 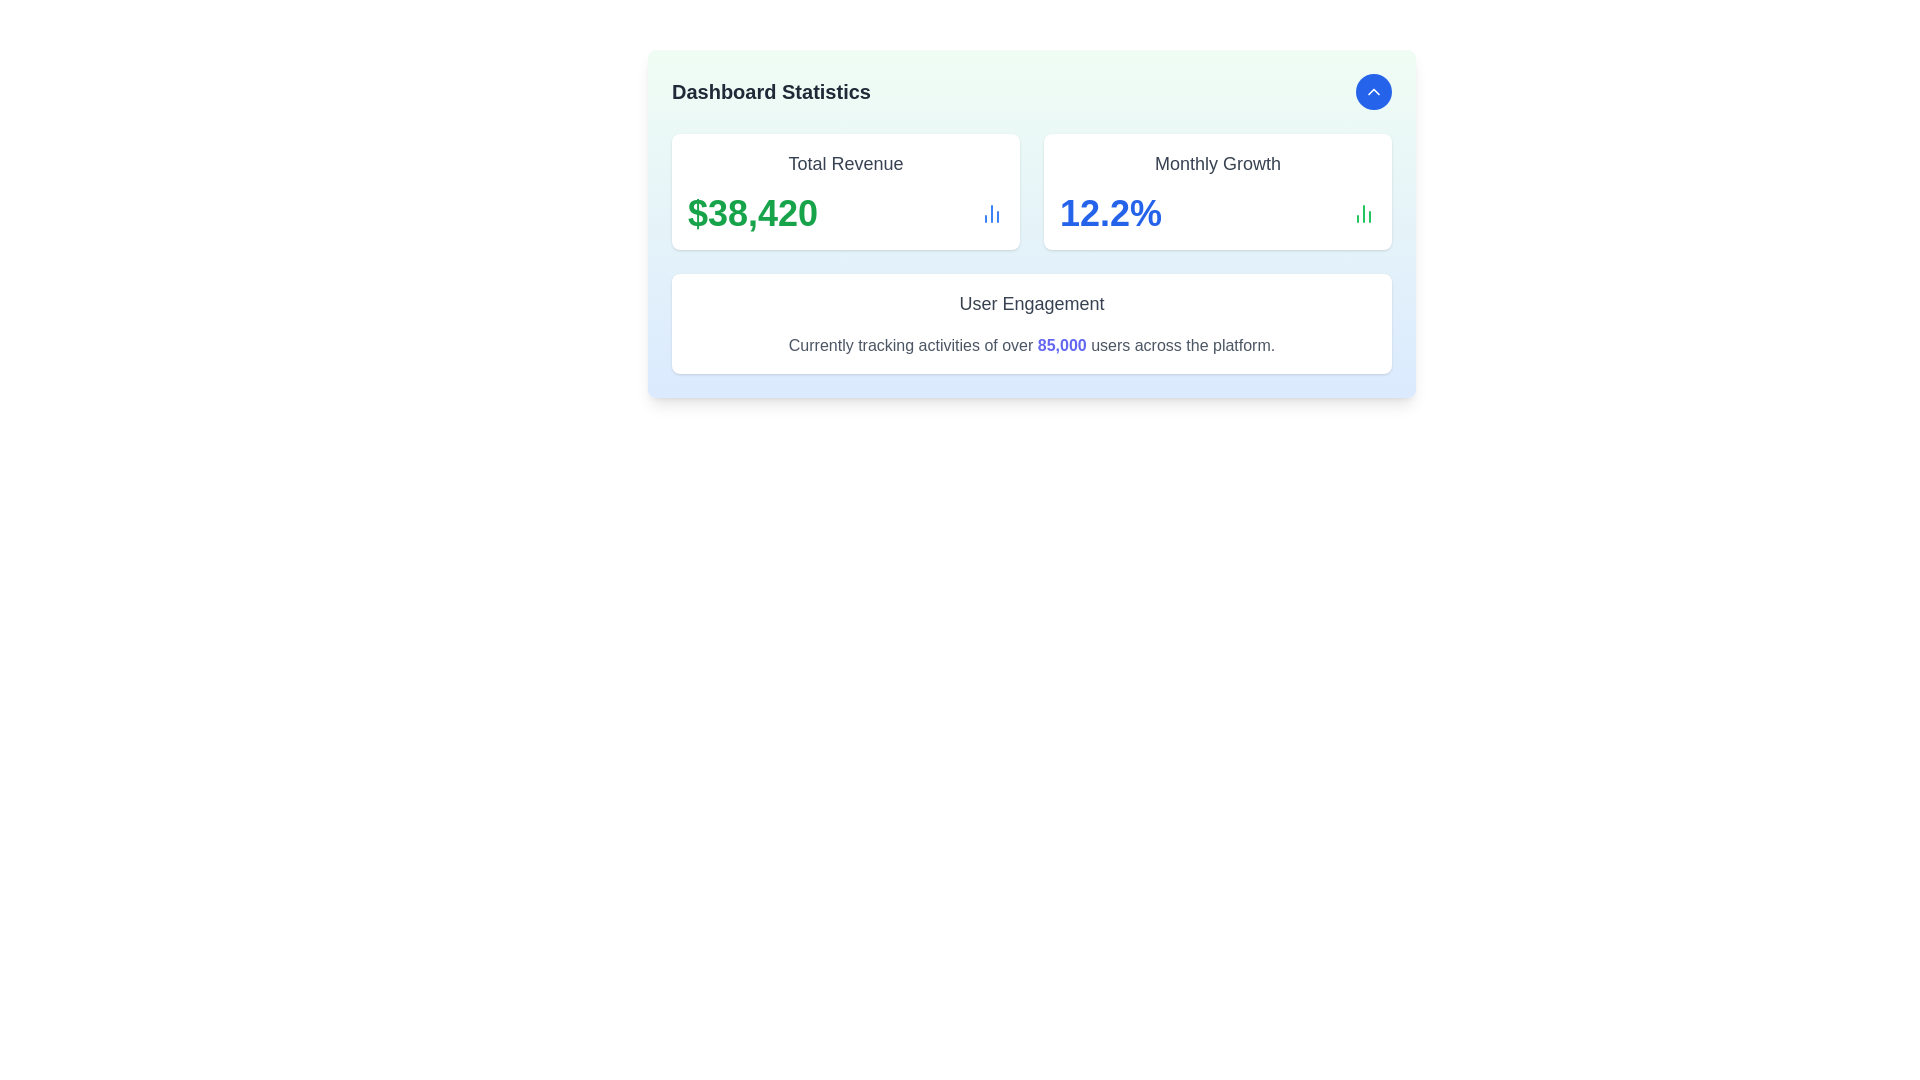 What do you see at coordinates (1372, 92) in the screenshot?
I see `the rounded blue button at the top-right corner of the card displaying dashboard statistics` at bounding box center [1372, 92].